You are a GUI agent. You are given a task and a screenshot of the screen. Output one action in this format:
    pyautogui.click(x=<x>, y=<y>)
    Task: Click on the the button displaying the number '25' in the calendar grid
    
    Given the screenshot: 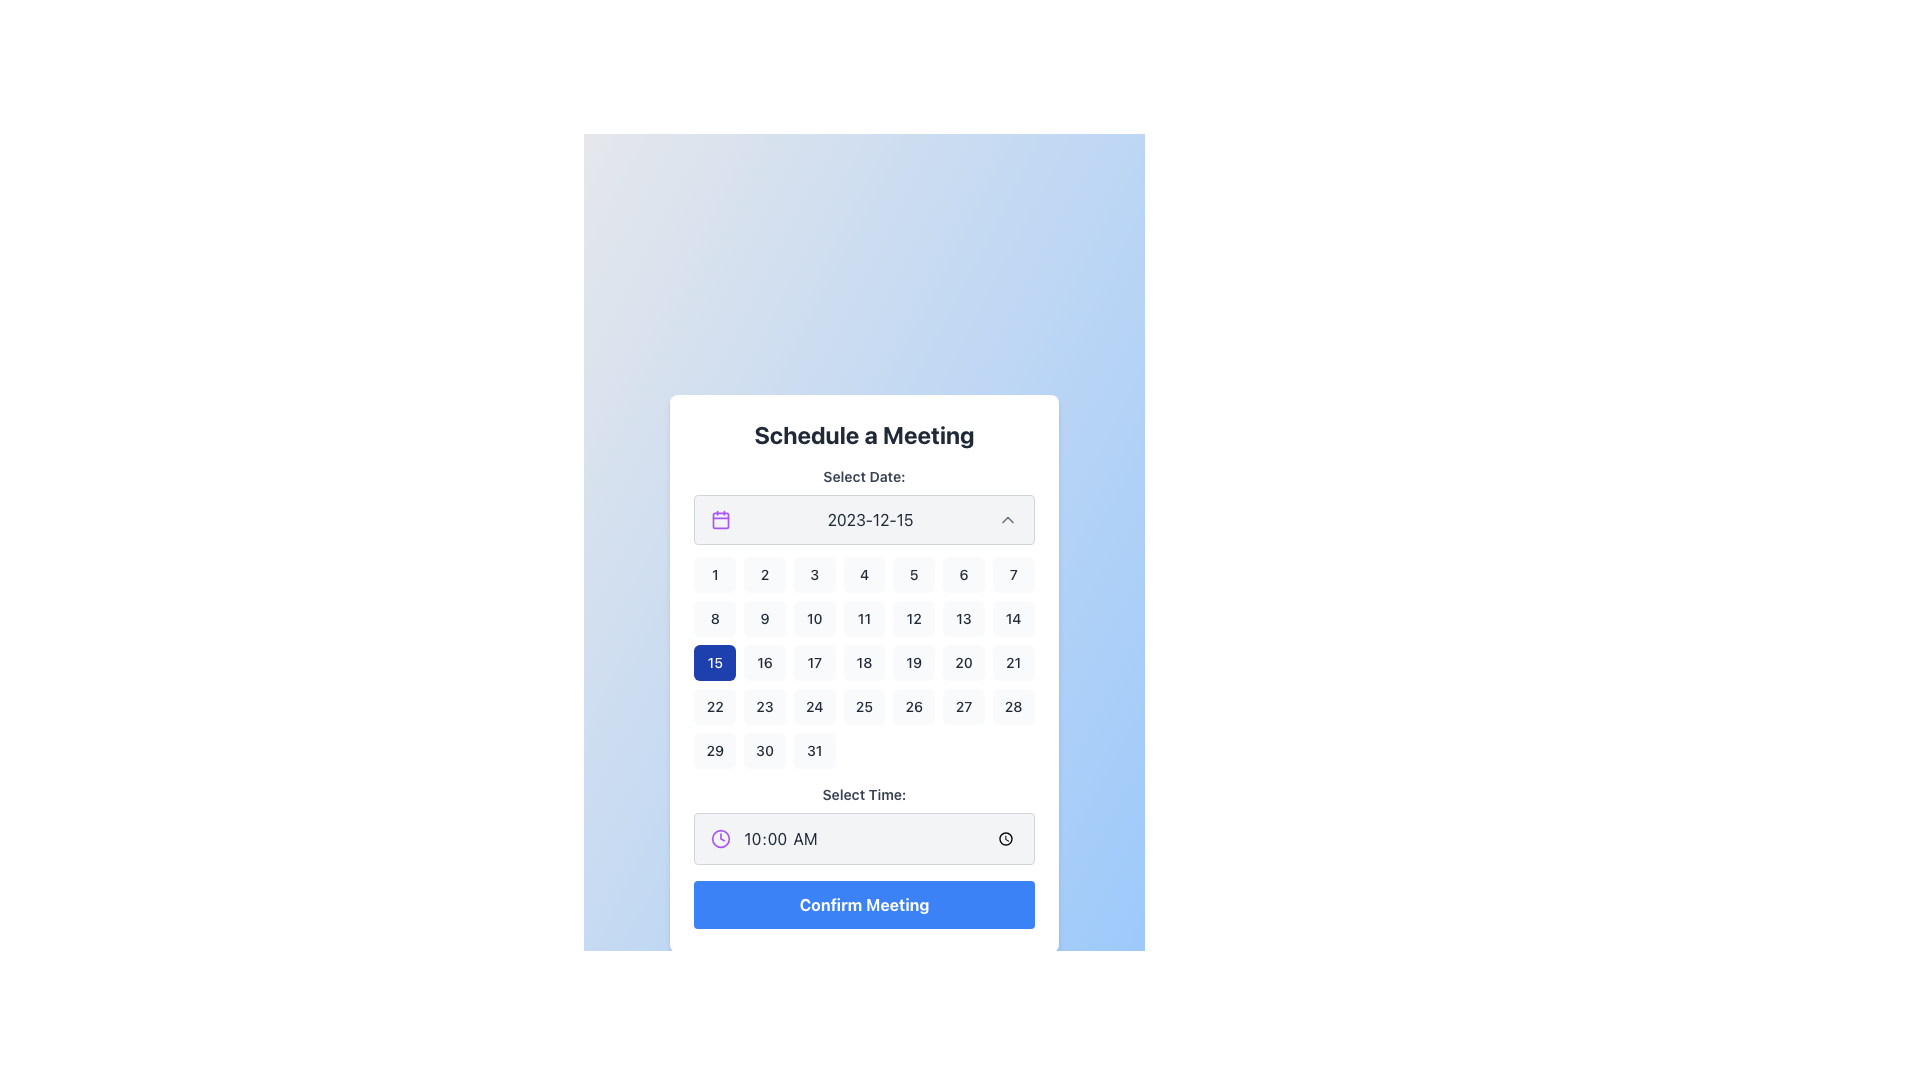 What is the action you would take?
    pyautogui.click(x=864, y=705)
    